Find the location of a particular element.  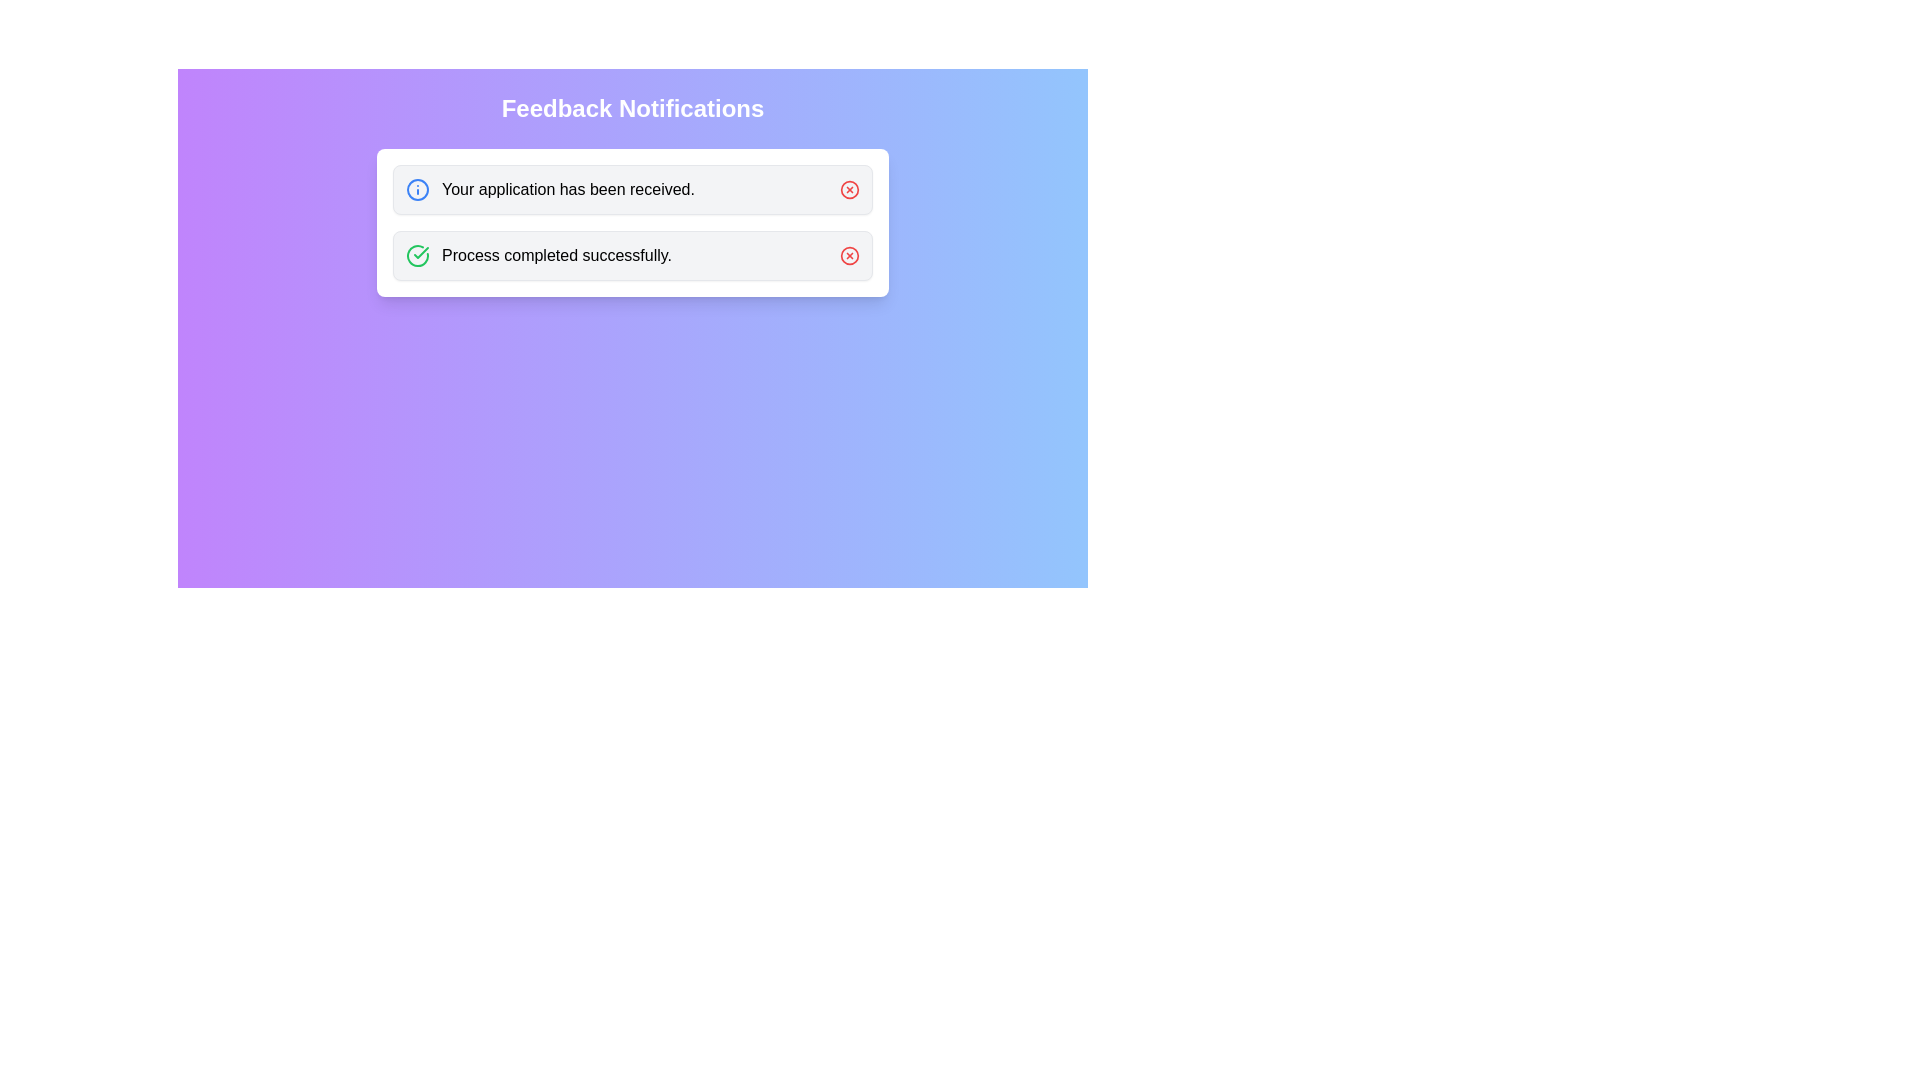

the circular blue outlined icon with a blue dot in the center, which is positioned to the left of the text 'Your application has been received.' is located at coordinates (416, 189).